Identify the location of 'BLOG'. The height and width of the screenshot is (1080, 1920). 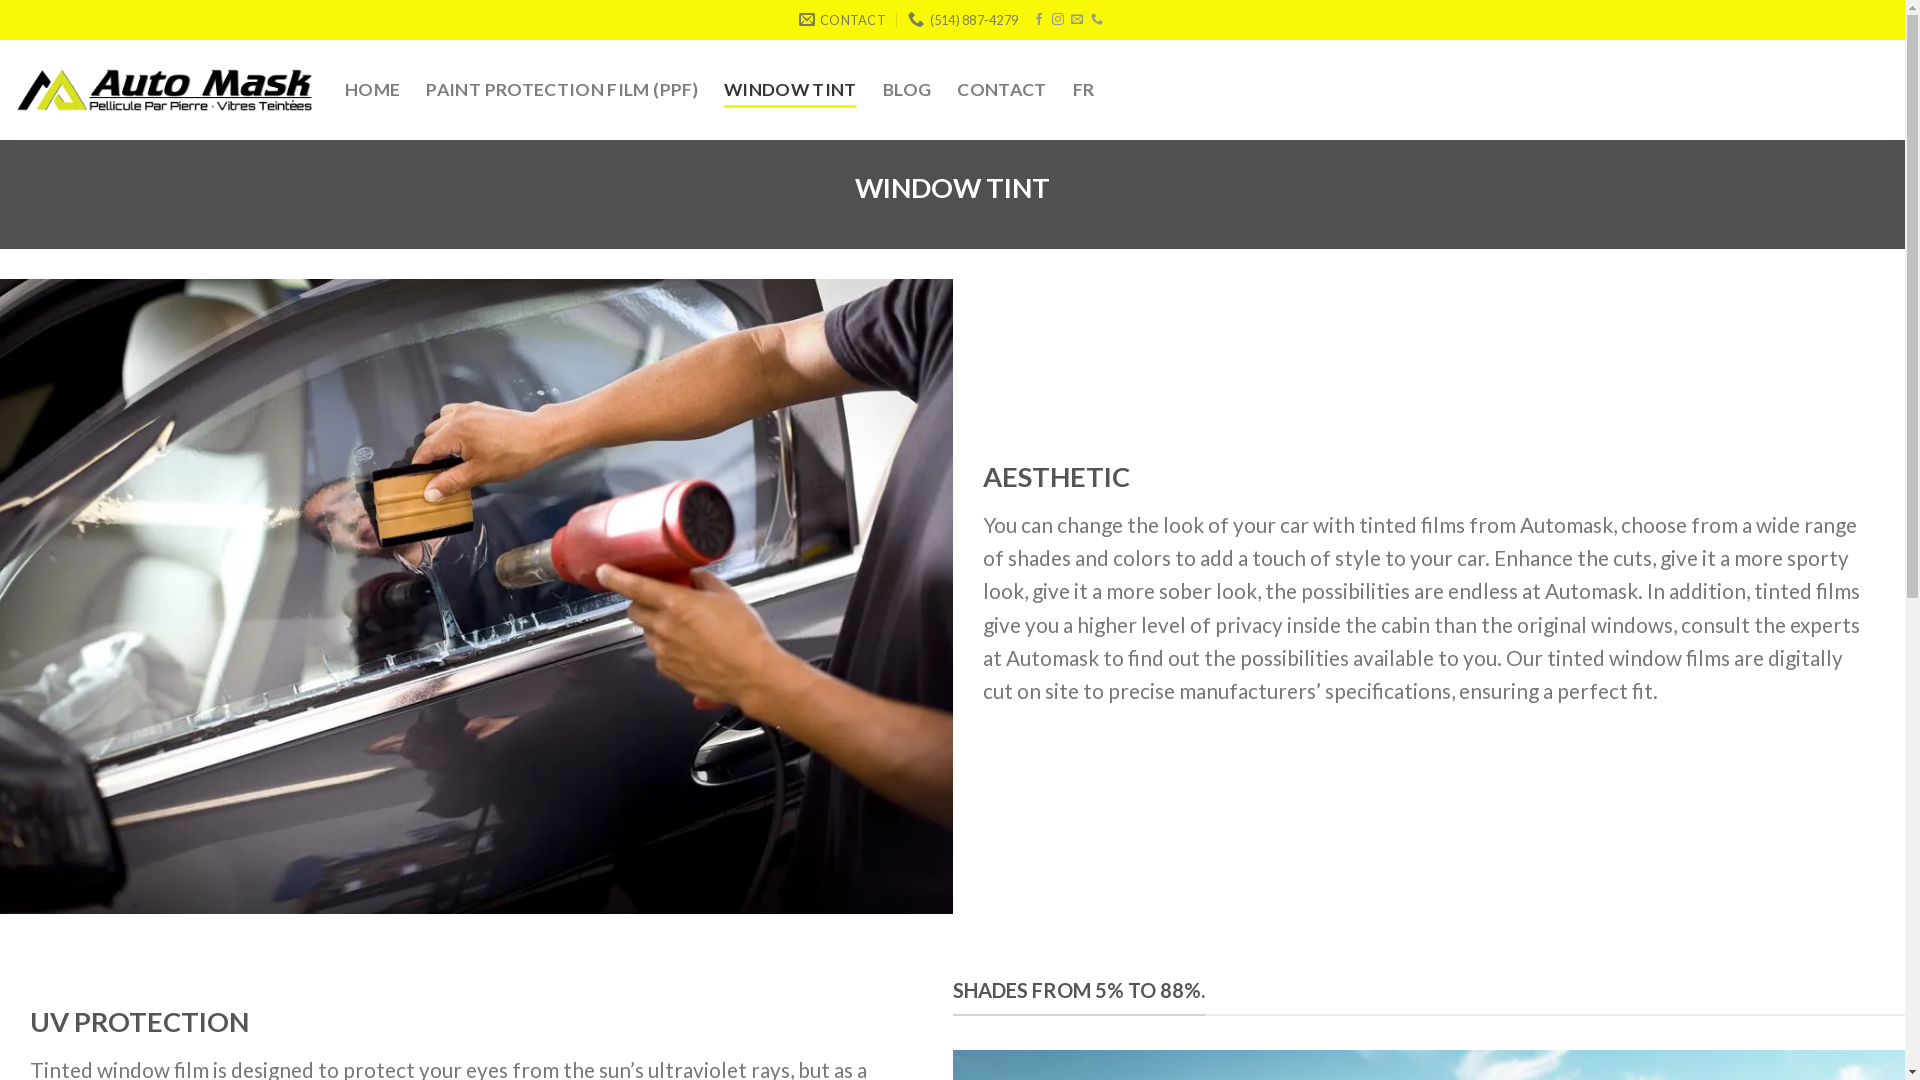
(882, 88).